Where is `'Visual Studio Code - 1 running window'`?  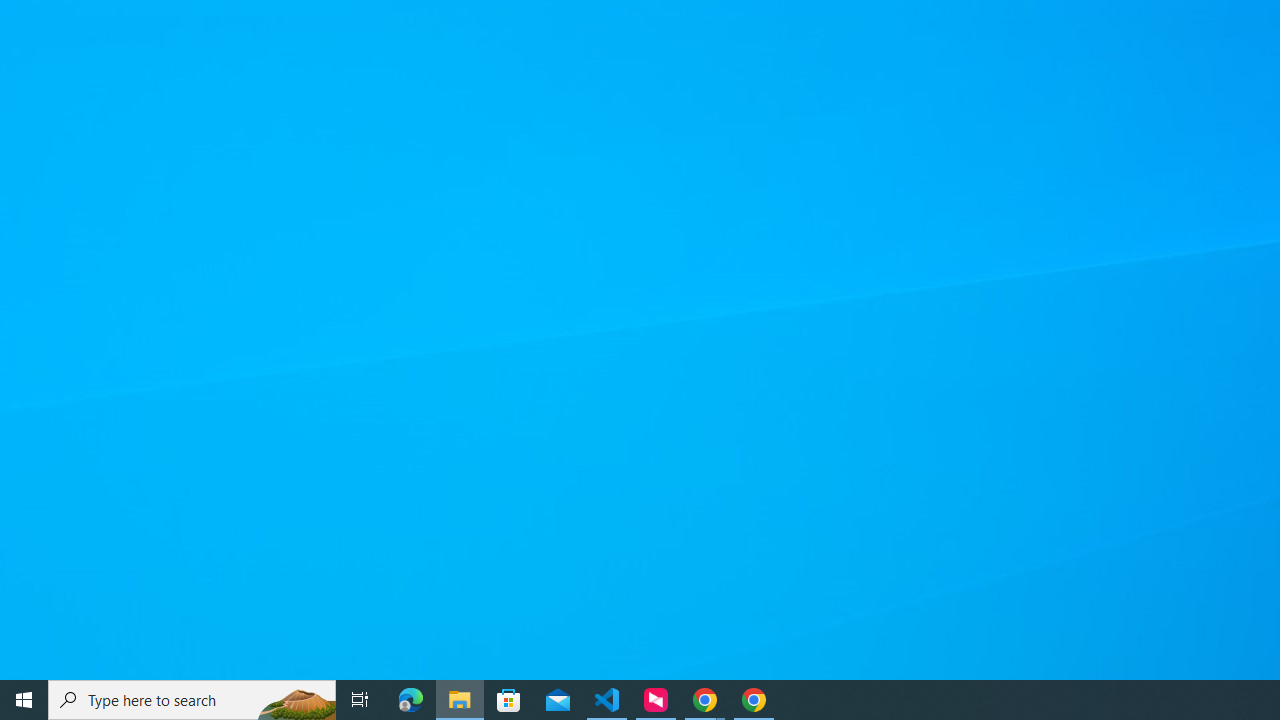
'Visual Studio Code - 1 running window' is located at coordinates (606, 698).